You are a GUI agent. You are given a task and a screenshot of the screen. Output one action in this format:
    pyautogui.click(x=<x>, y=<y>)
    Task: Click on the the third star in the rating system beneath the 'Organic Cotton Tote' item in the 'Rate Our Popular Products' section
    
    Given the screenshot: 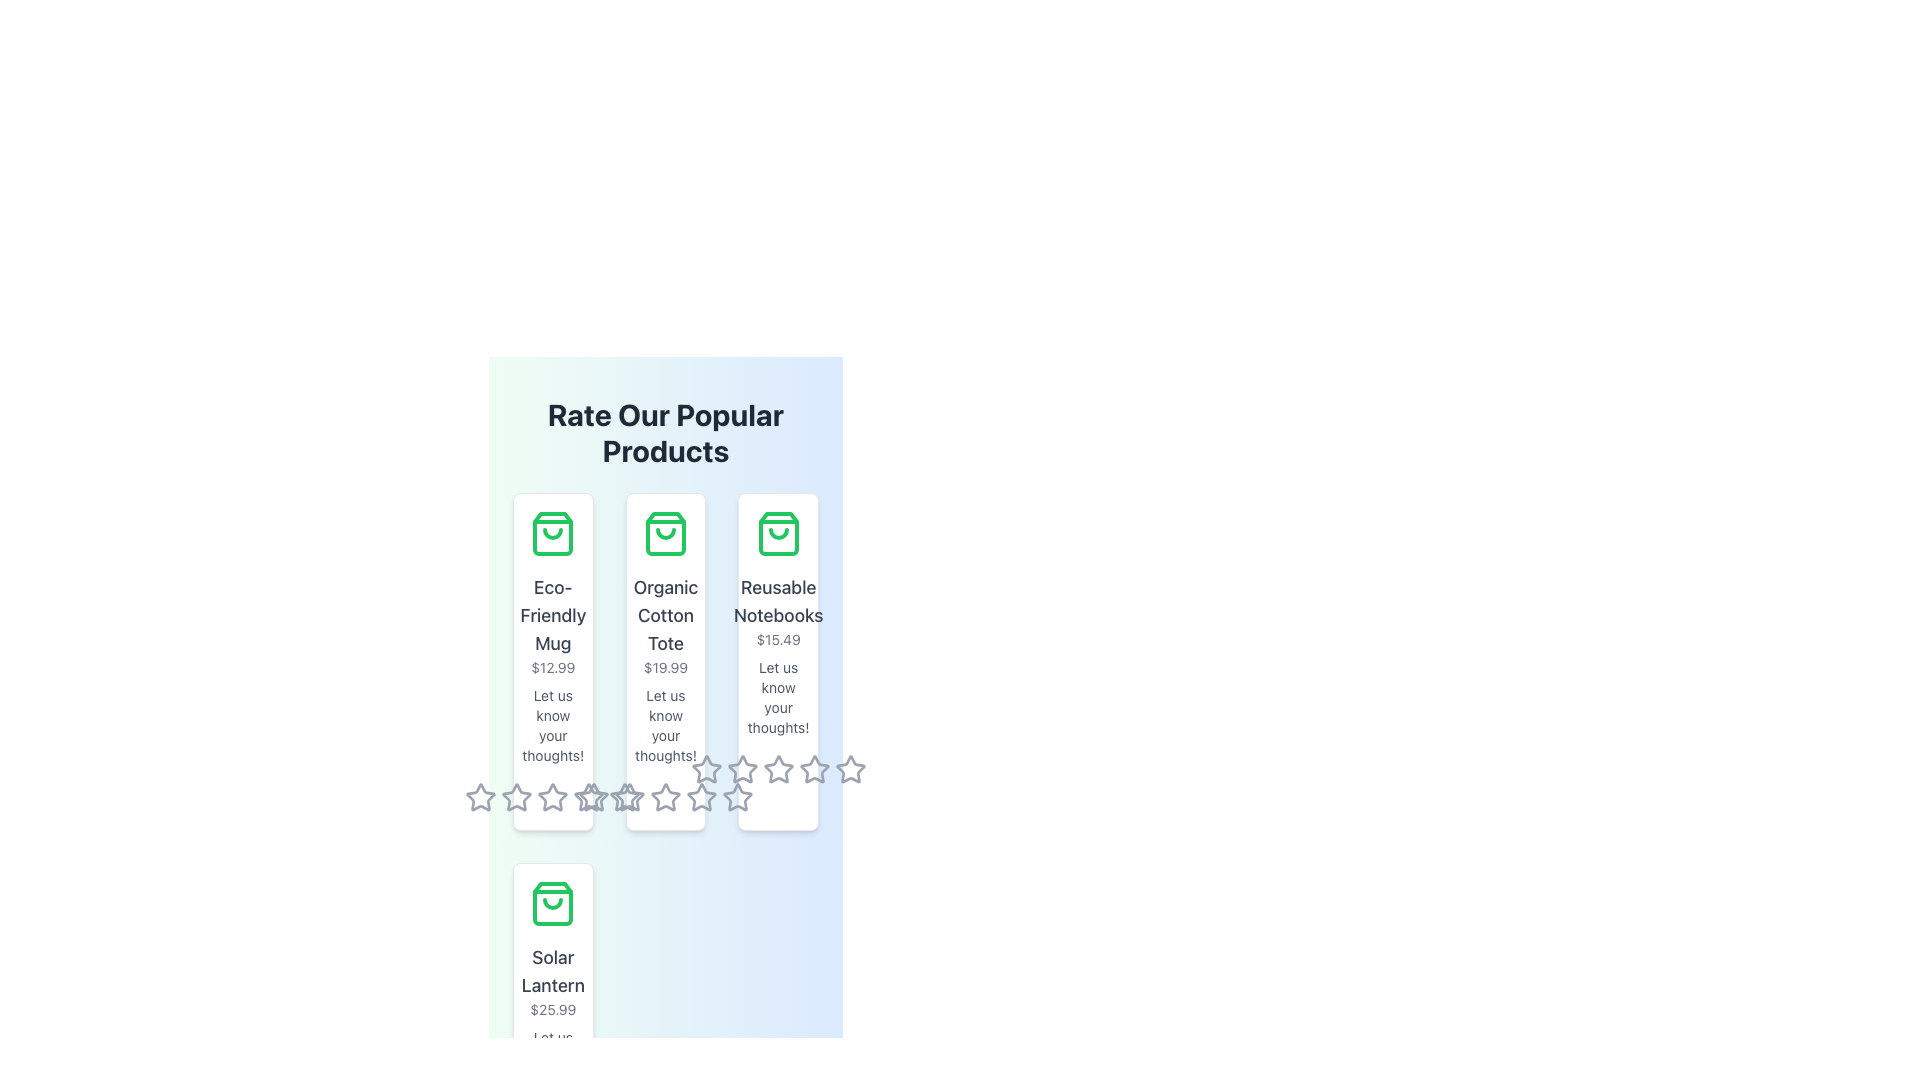 What is the action you would take?
    pyautogui.click(x=588, y=796)
    